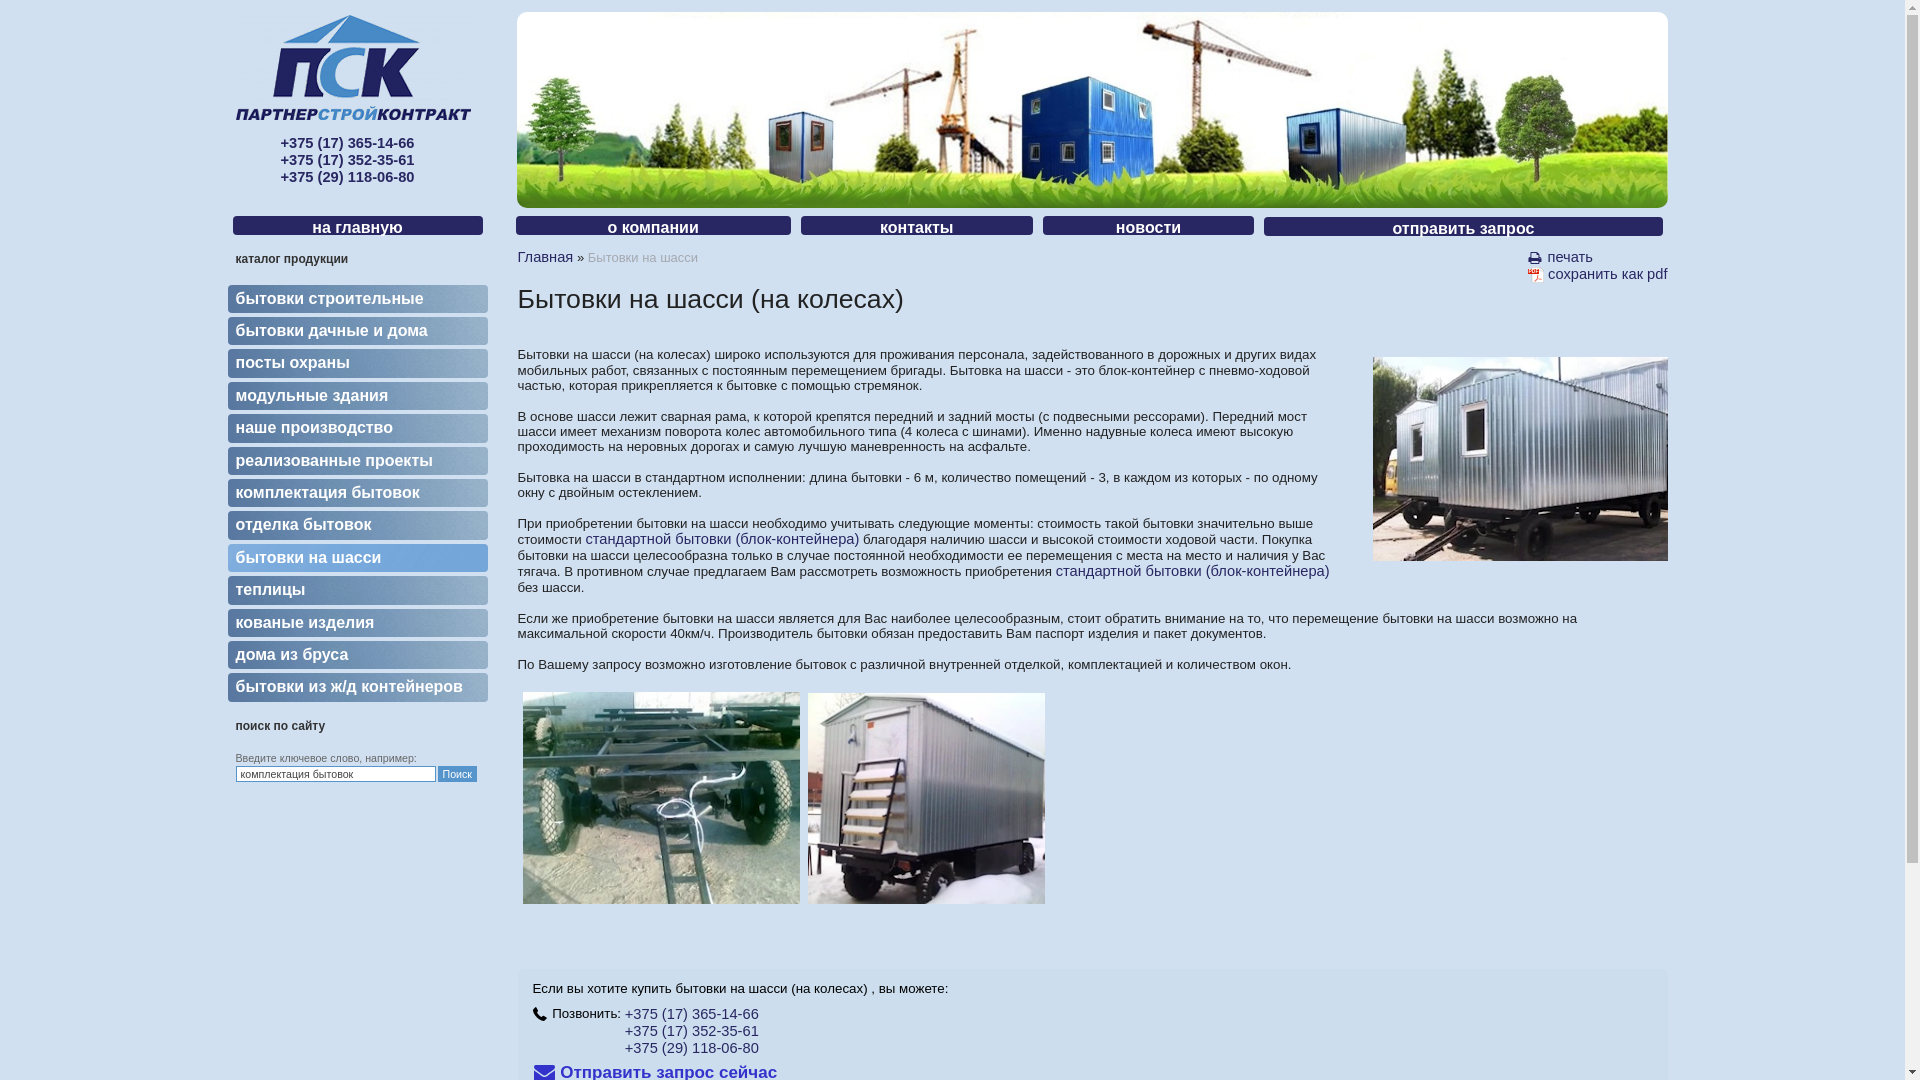  Describe the element at coordinates (691, 1030) in the screenshot. I see `'+375 (17) 352-35-61'` at that location.